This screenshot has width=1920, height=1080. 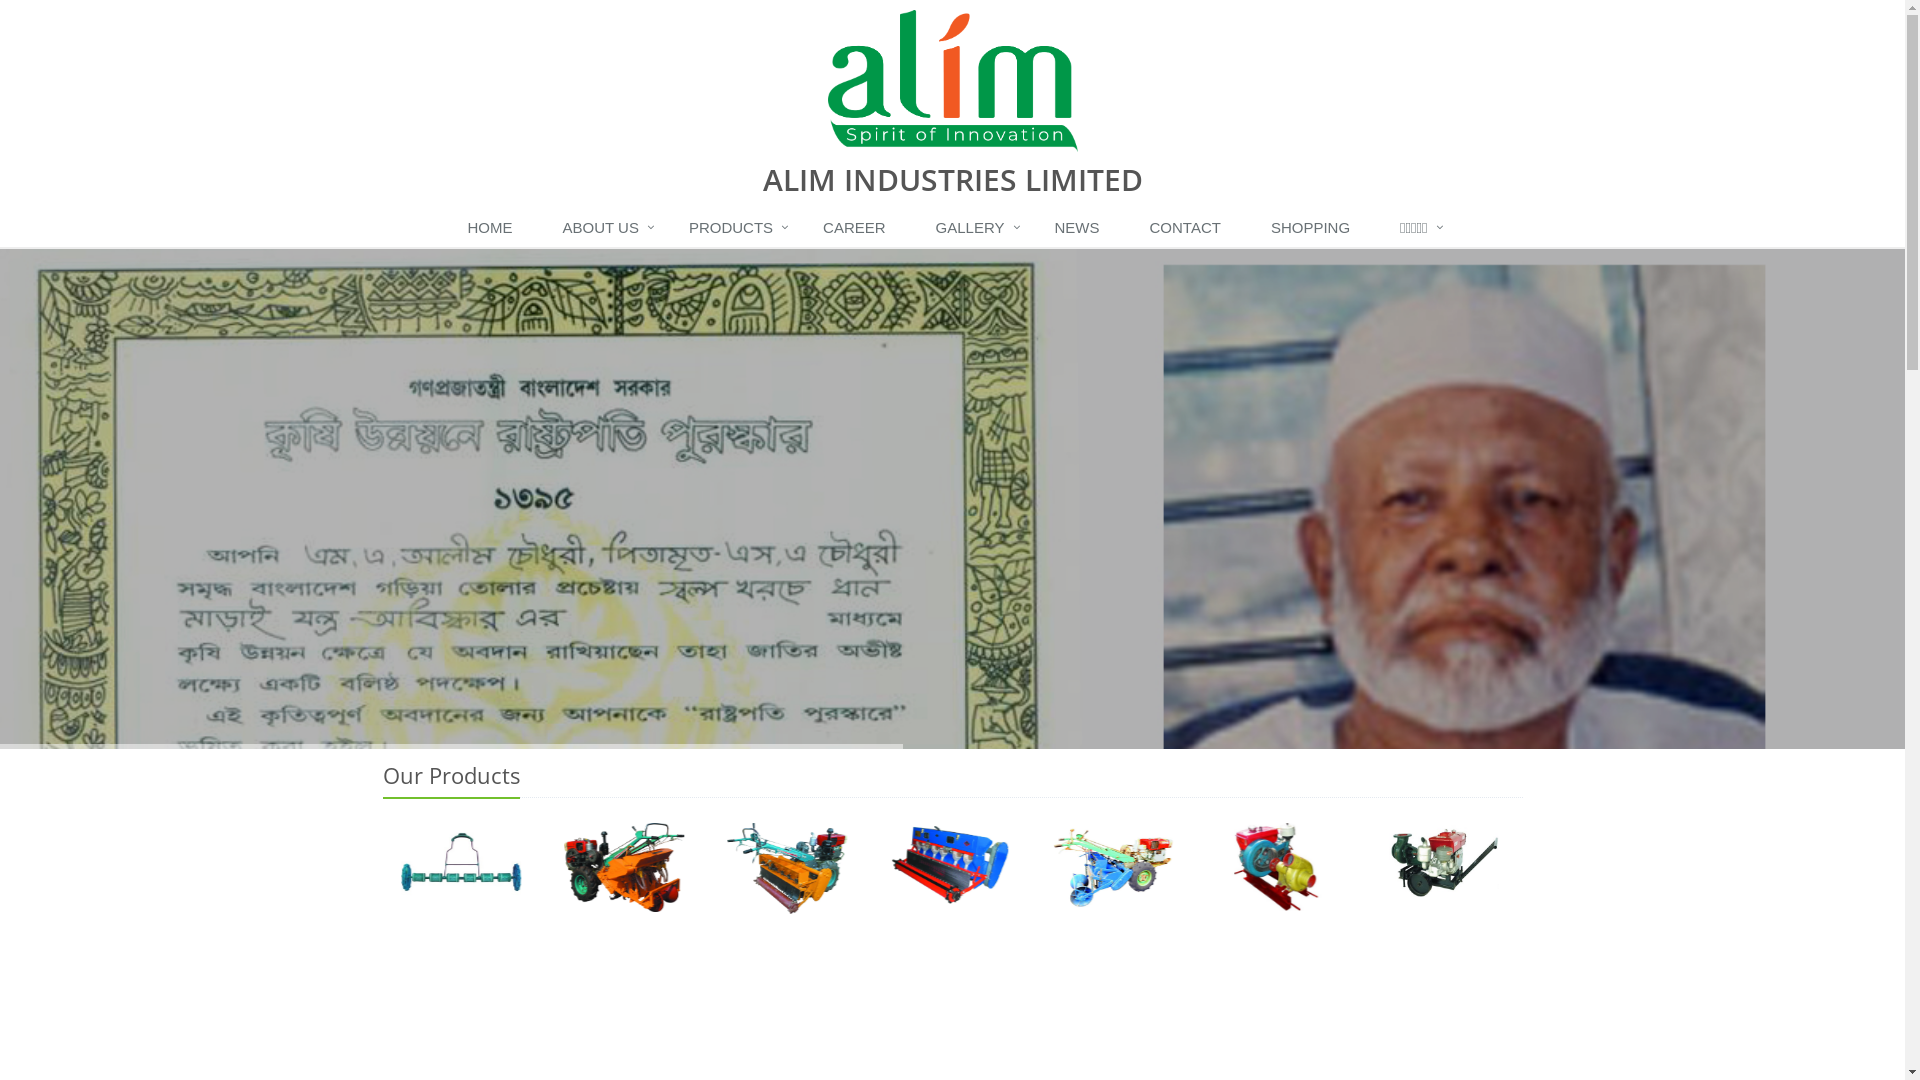 What do you see at coordinates (975, 227) in the screenshot?
I see `'GALLERY'` at bounding box center [975, 227].